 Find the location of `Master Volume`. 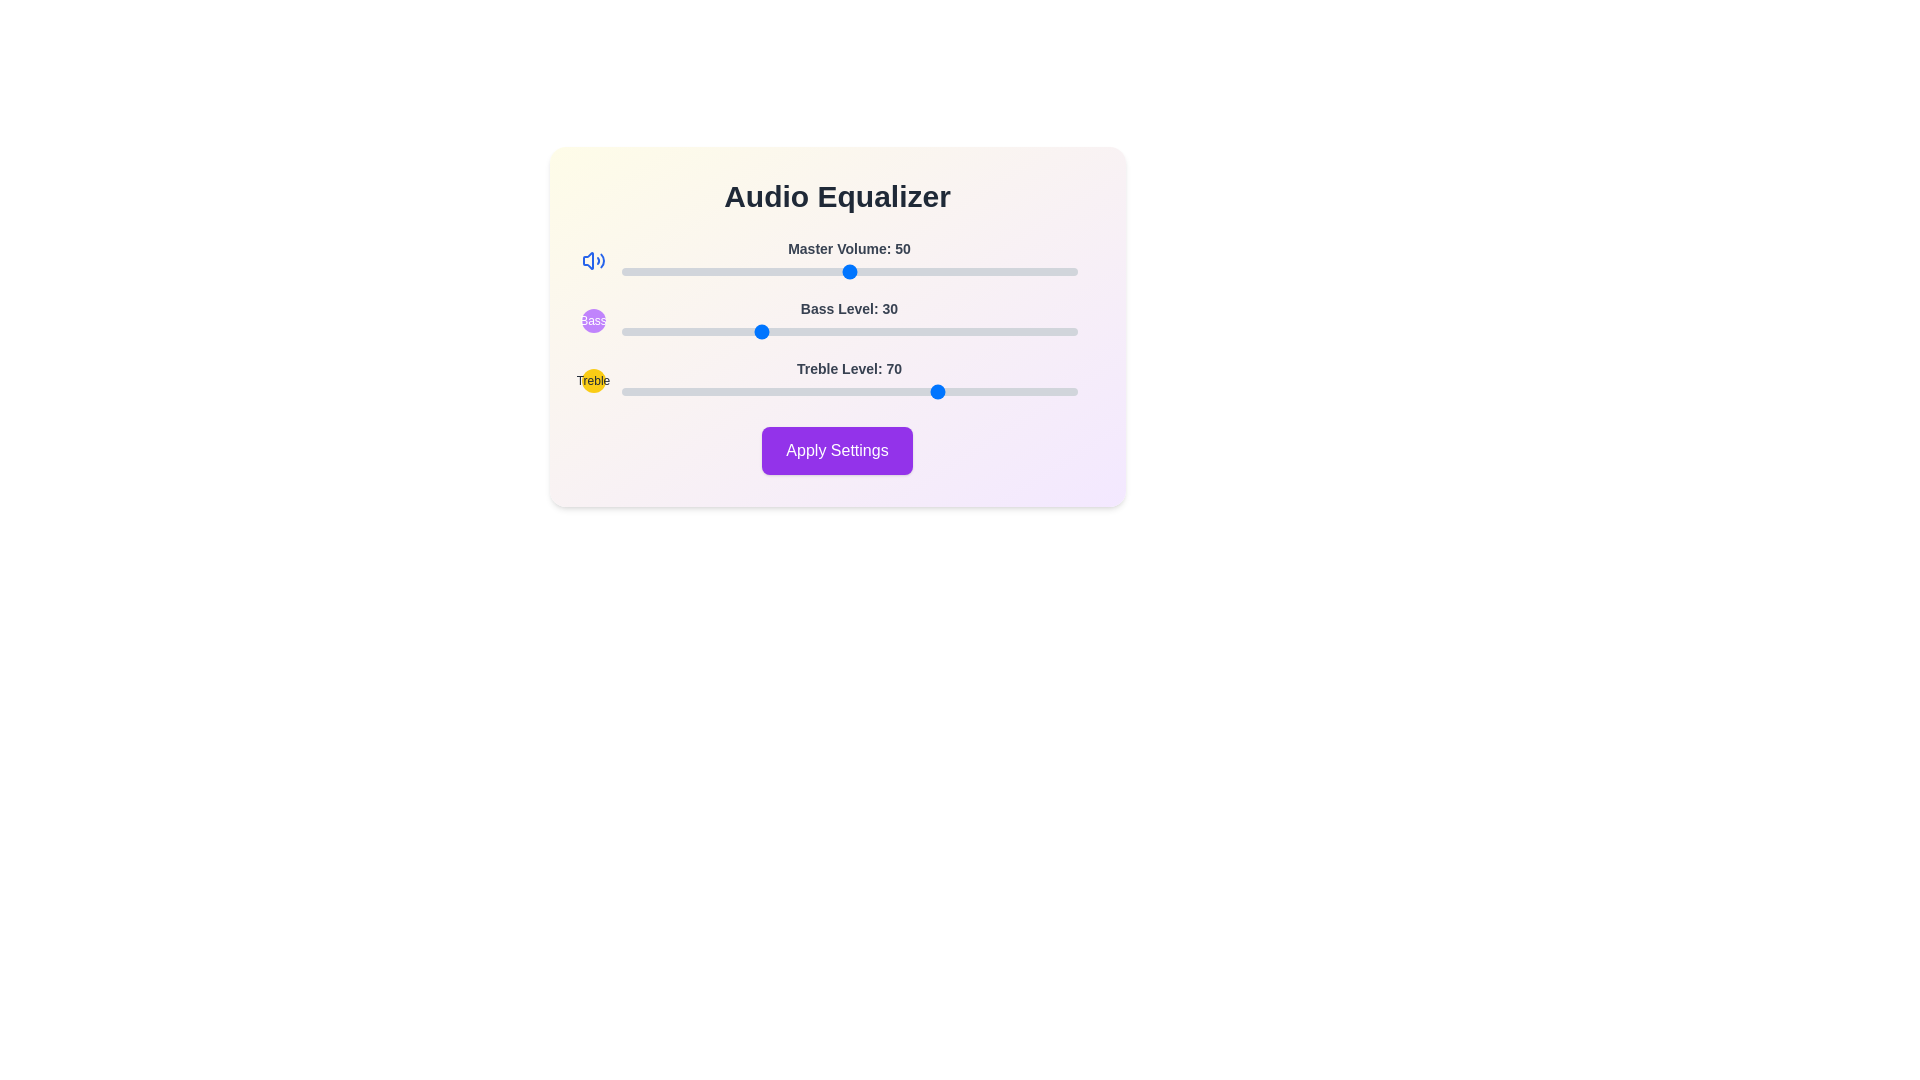

Master Volume is located at coordinates (912, 272).